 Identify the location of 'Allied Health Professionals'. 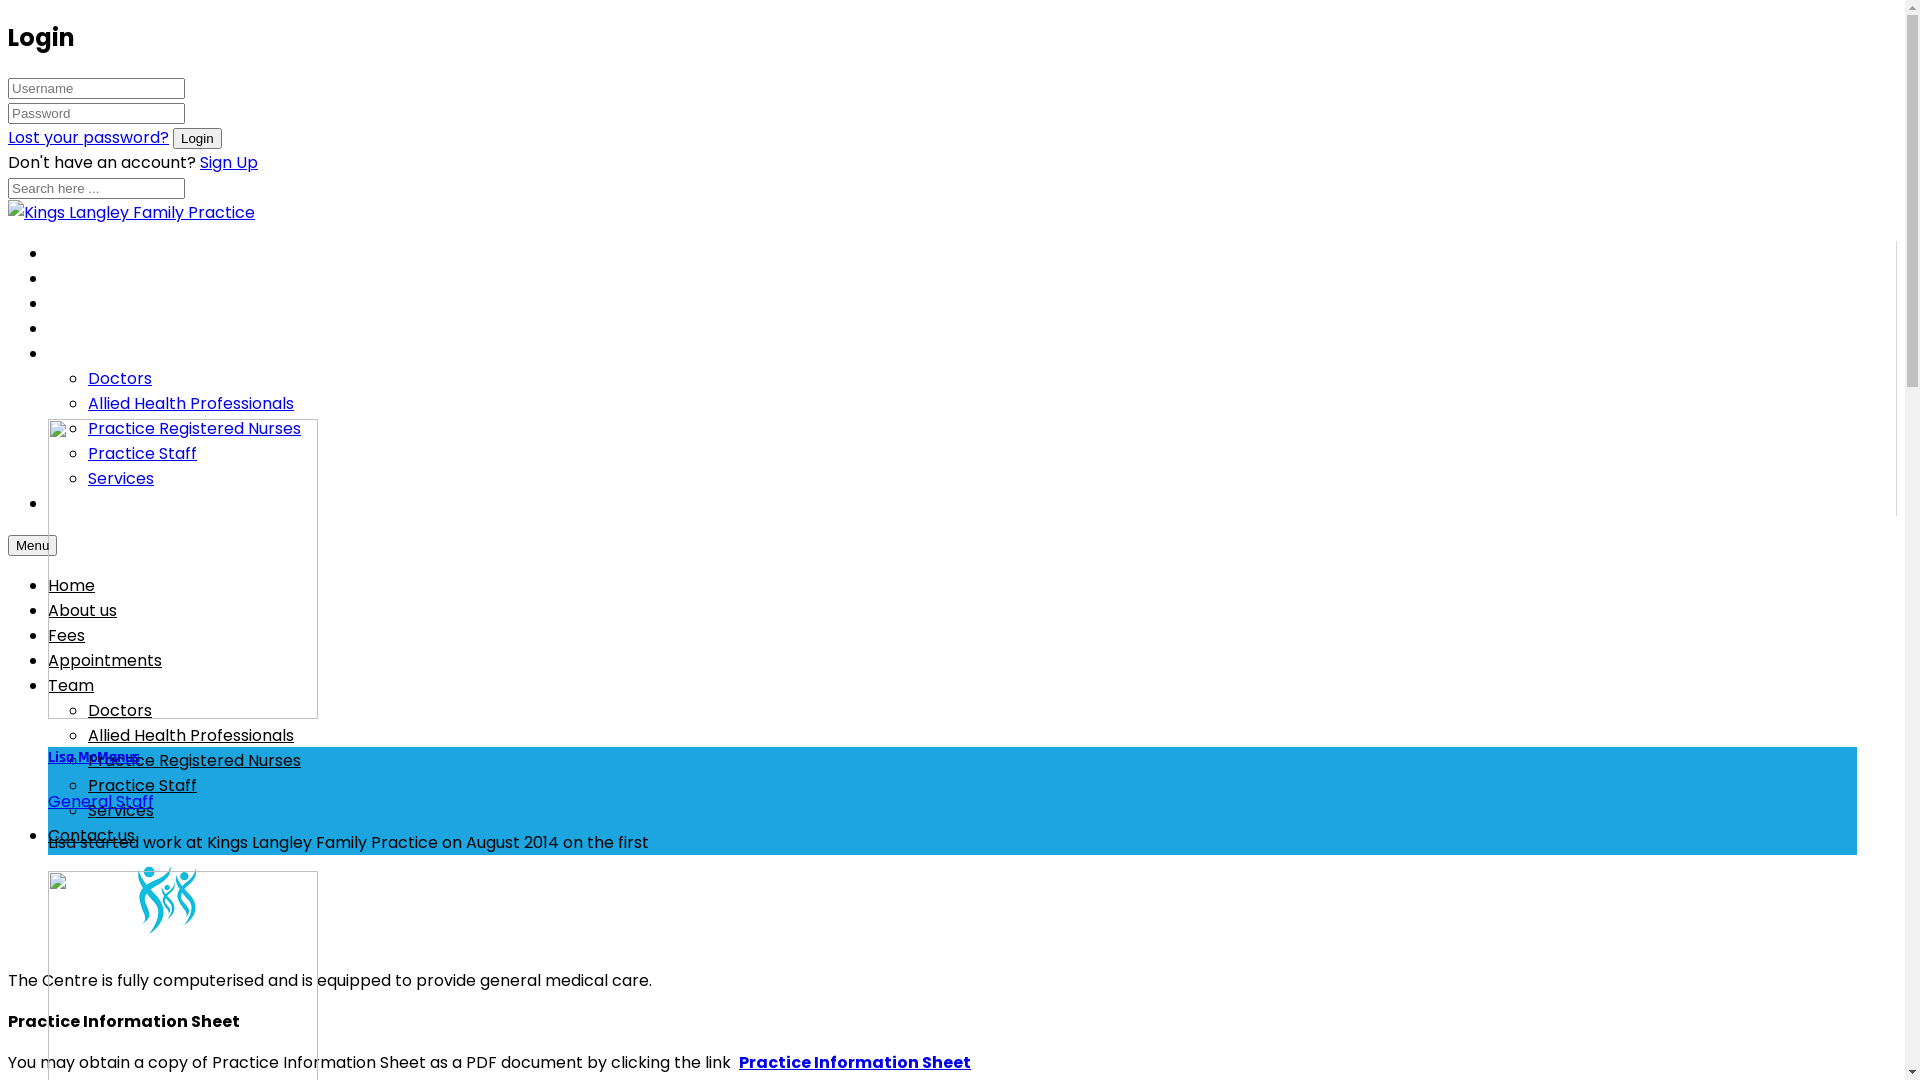
(86, 403).